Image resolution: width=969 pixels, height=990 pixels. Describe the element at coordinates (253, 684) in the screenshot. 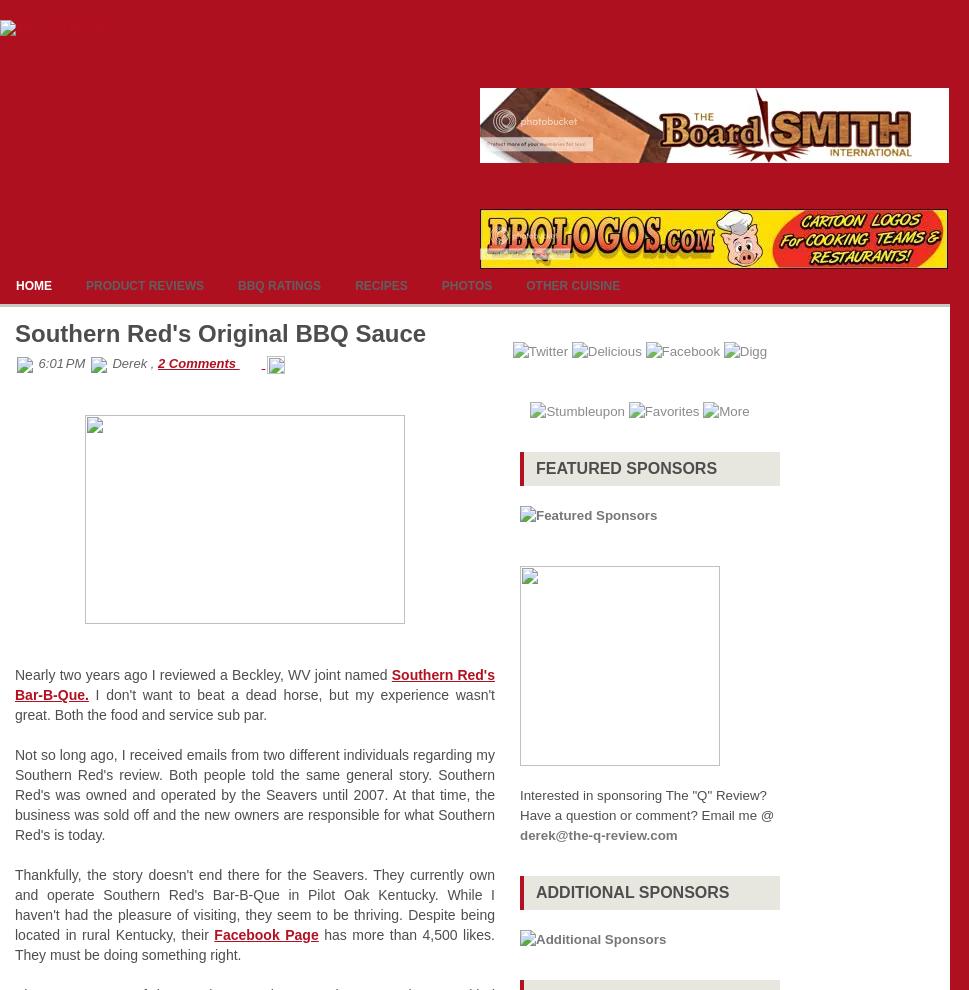

I see `'Southern Red's Bar-B-Que.'` at that location.